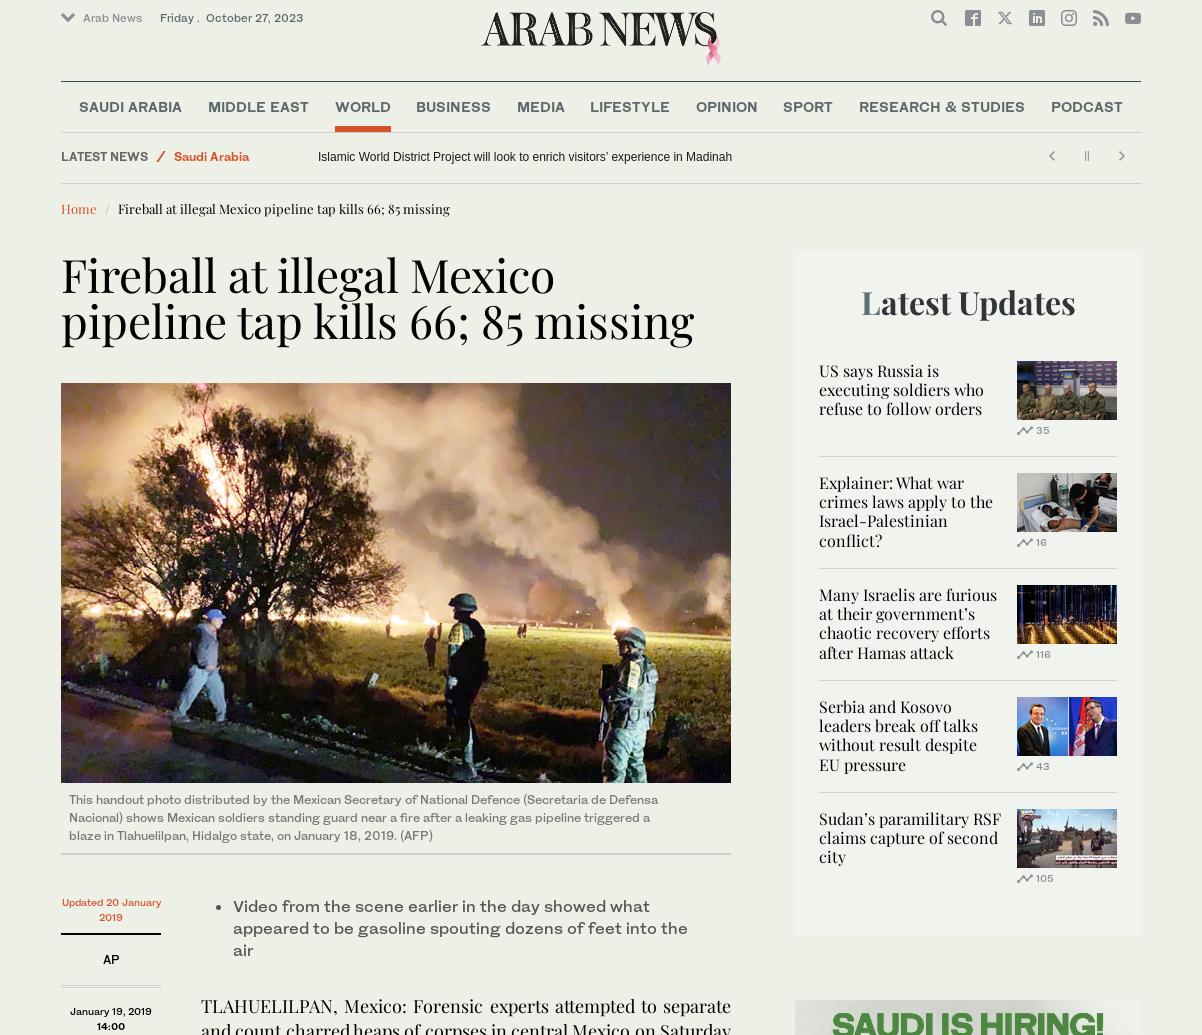 The height and width of the screenshot is (1035, 1202). Describe the element at coordinates (124, 83) in the screenshot. I see `'Arab News JP'` at that location.